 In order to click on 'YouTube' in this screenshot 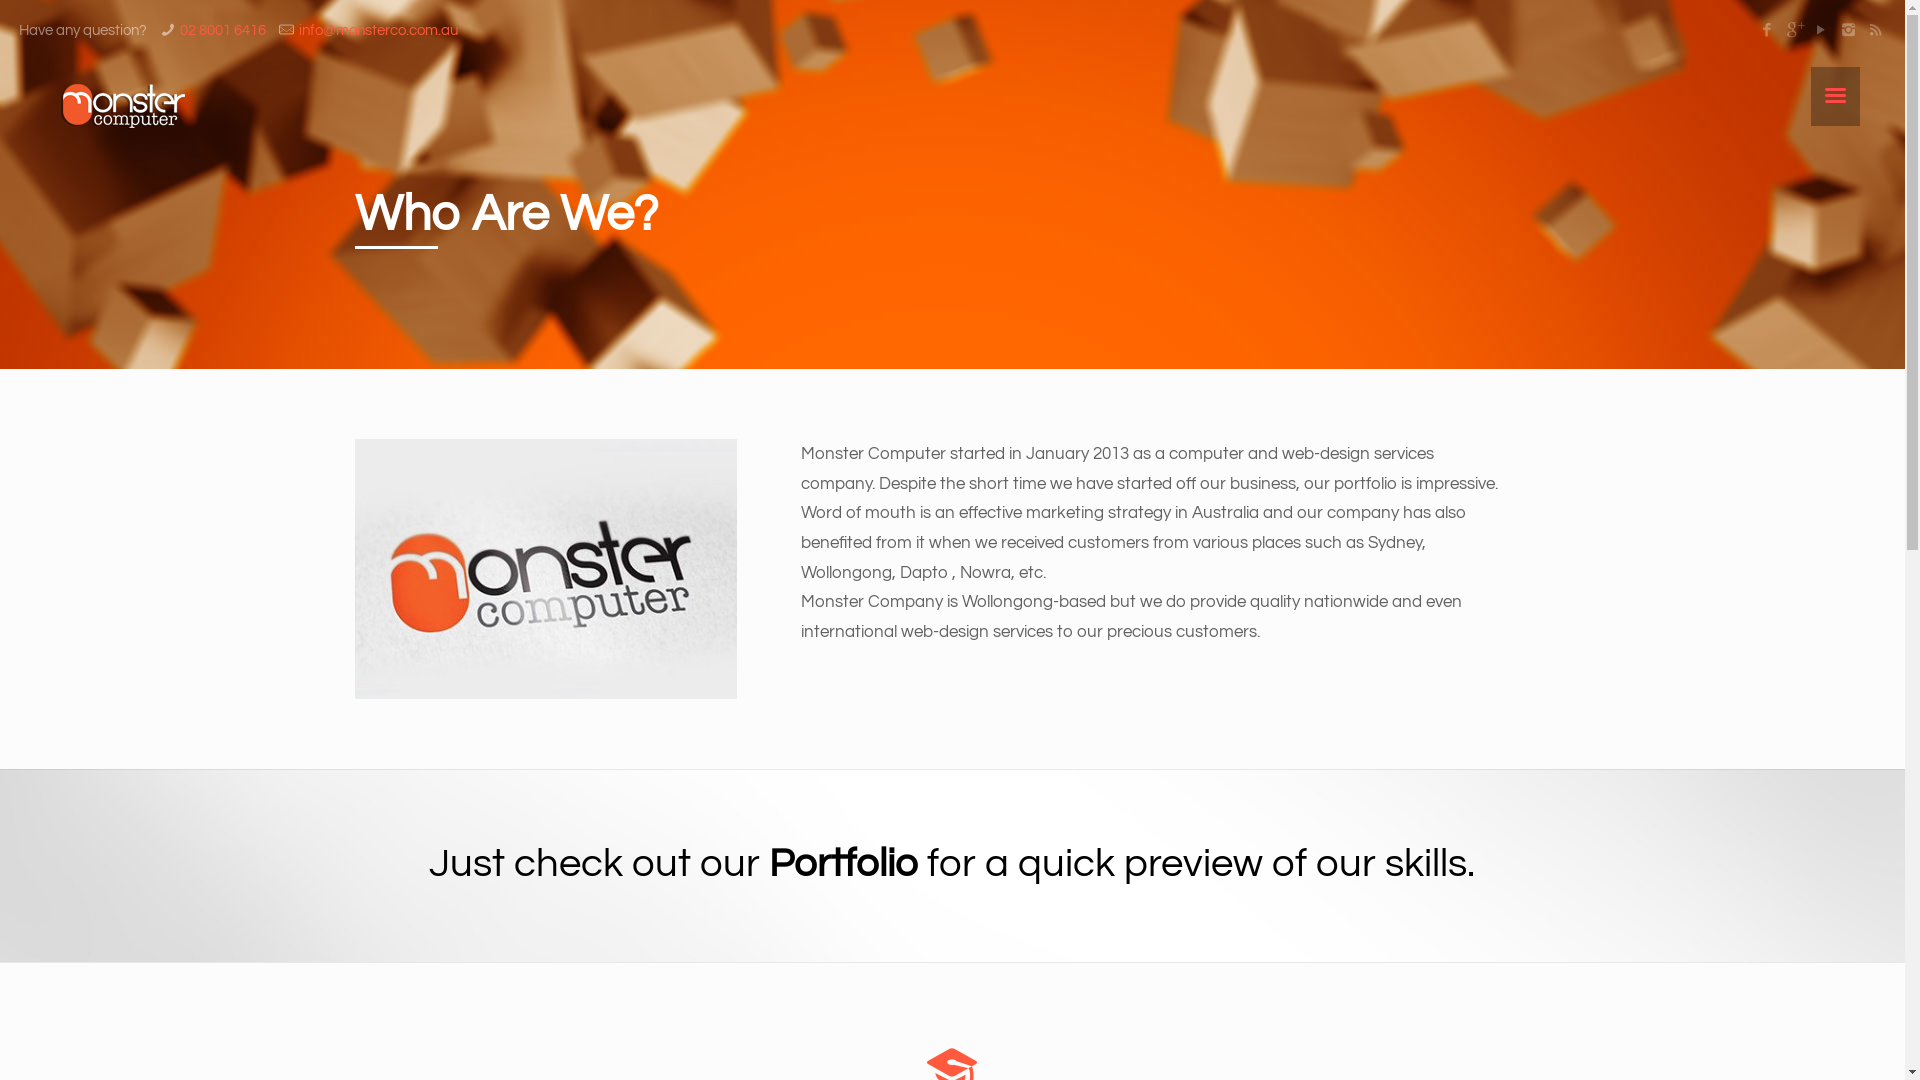, I will do `click(1821, 30)`.